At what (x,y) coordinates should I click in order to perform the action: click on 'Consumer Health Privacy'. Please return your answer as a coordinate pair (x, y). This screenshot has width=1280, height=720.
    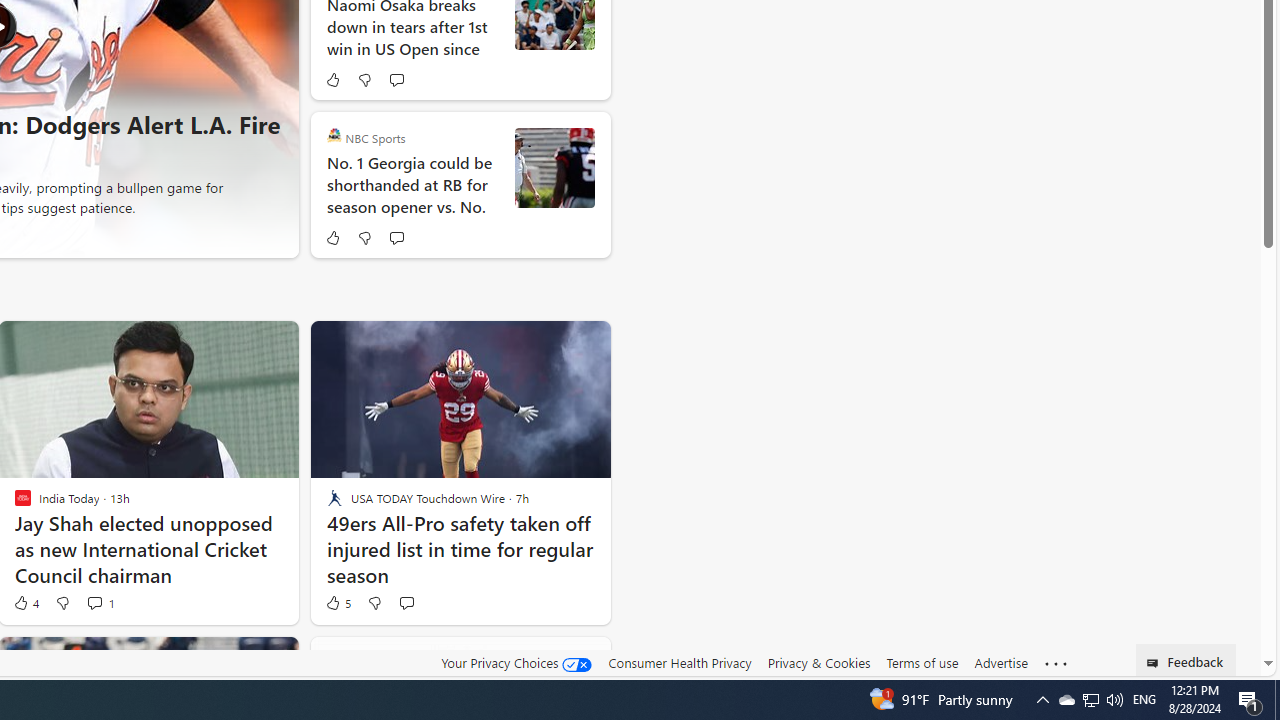
    Looking at the image, I should click on (680, 662).